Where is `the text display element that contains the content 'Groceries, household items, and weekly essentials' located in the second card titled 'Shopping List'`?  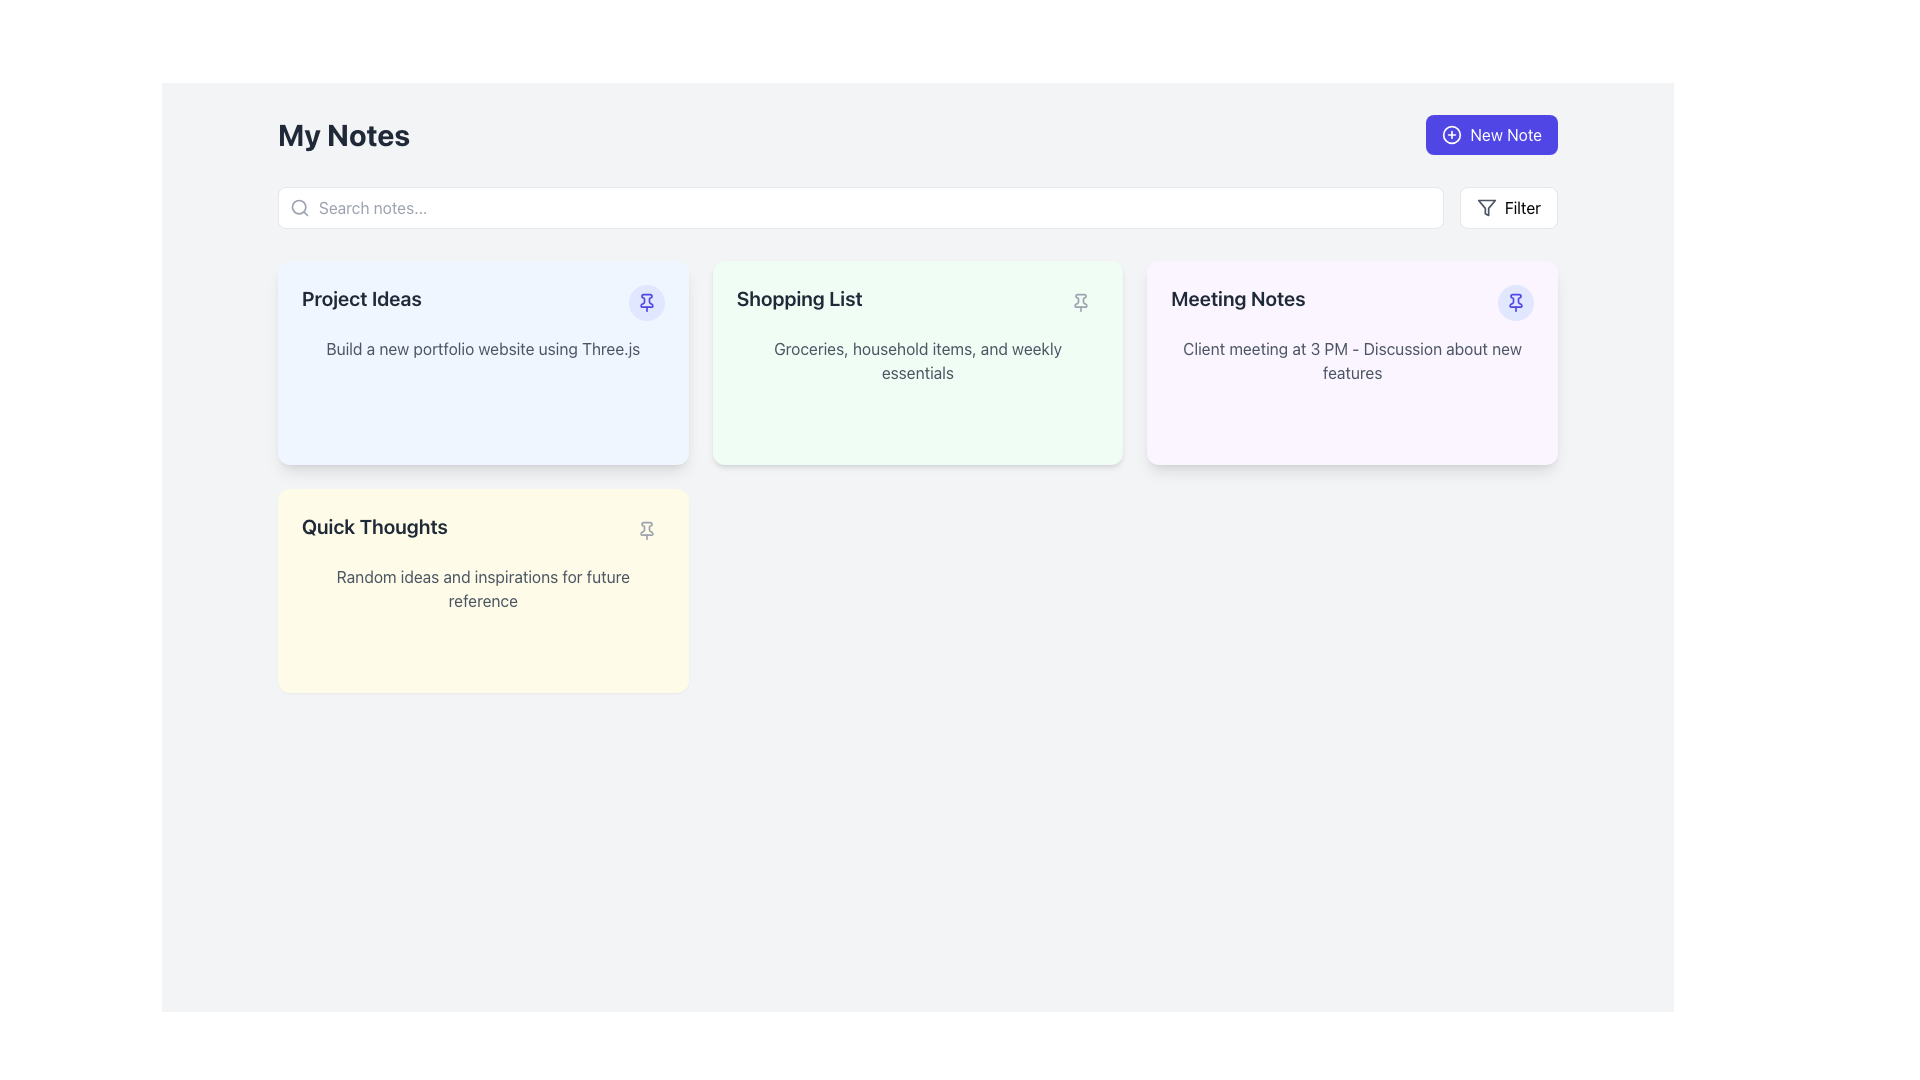 the text display element that contains the content 'Groceries, household items, and weekly essentials' located in the second card titled 'Shopping List' is located at coordinates (916, 361).